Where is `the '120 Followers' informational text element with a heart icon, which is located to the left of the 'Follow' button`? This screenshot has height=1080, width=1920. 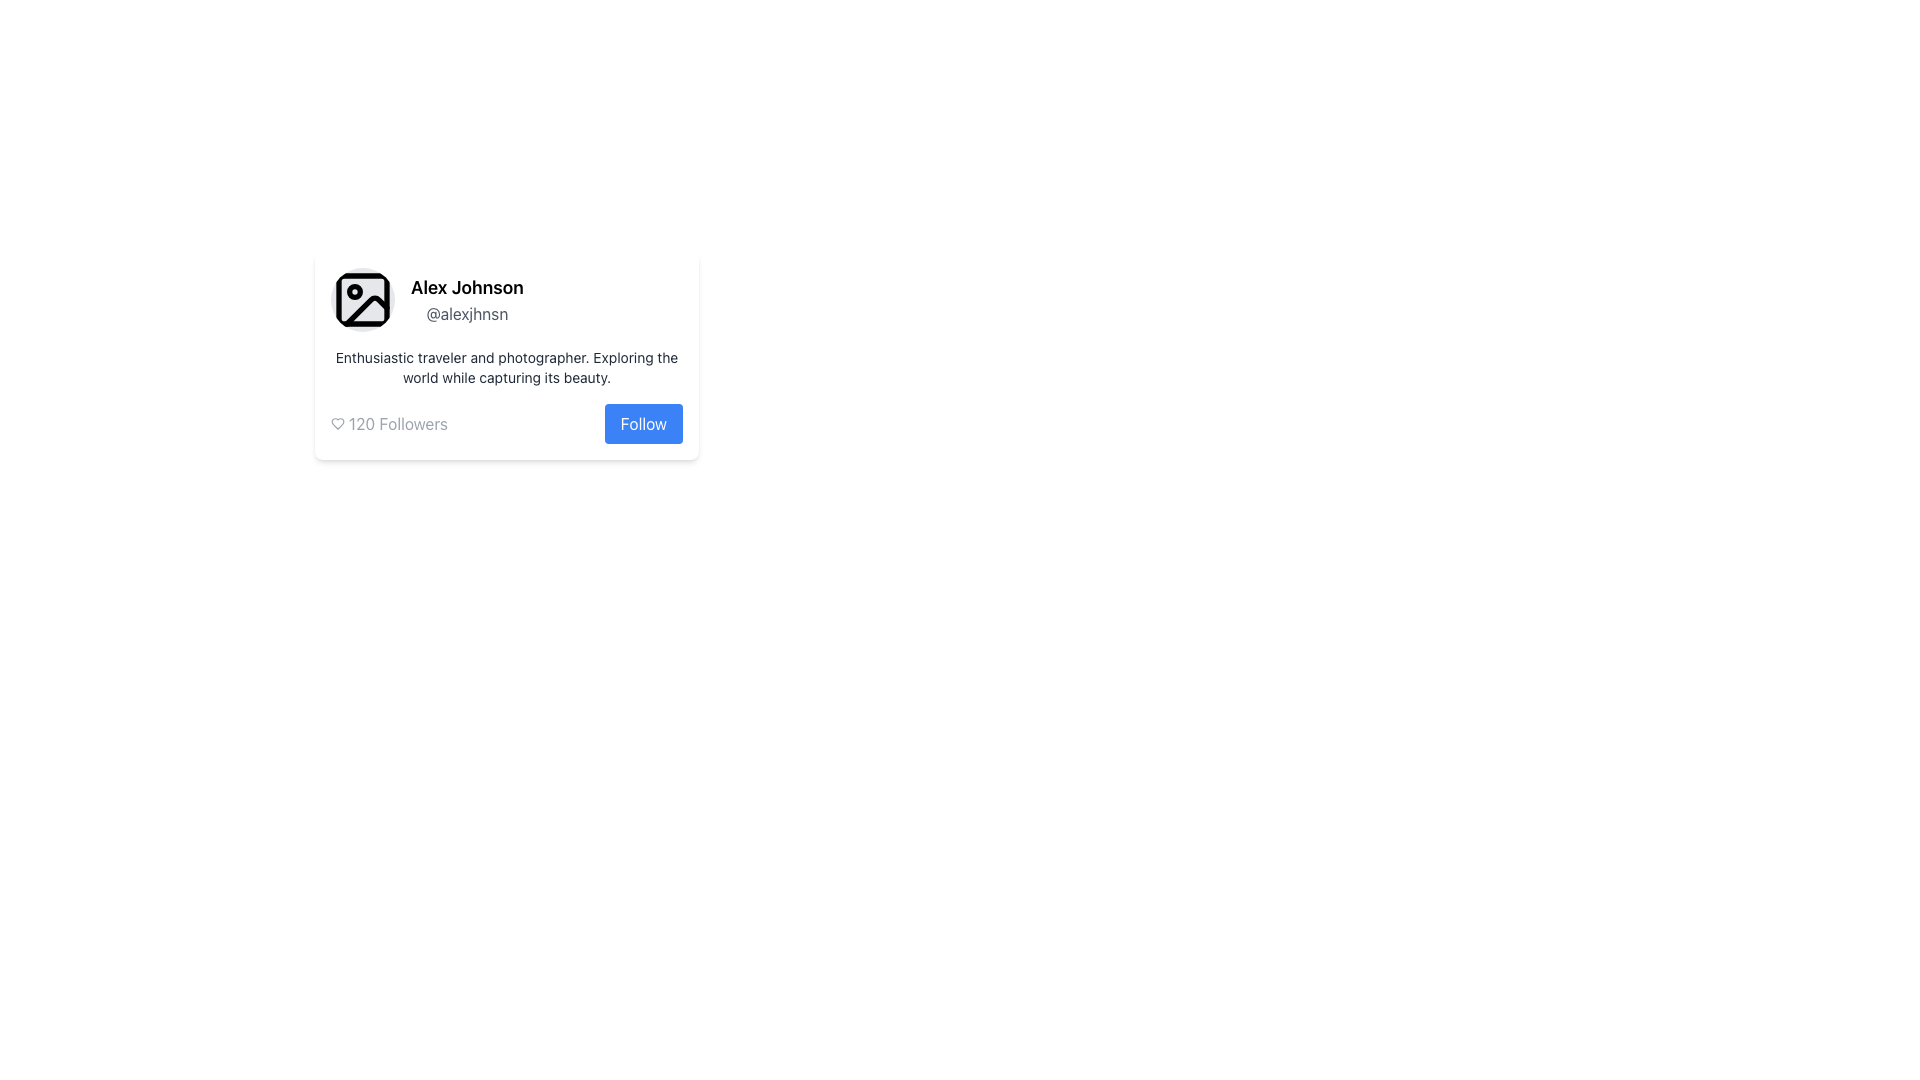 the '120 Followers' informational text element with a heart icon, which is located to the left of the 'Follow' button is located at coordinates (389, 423).